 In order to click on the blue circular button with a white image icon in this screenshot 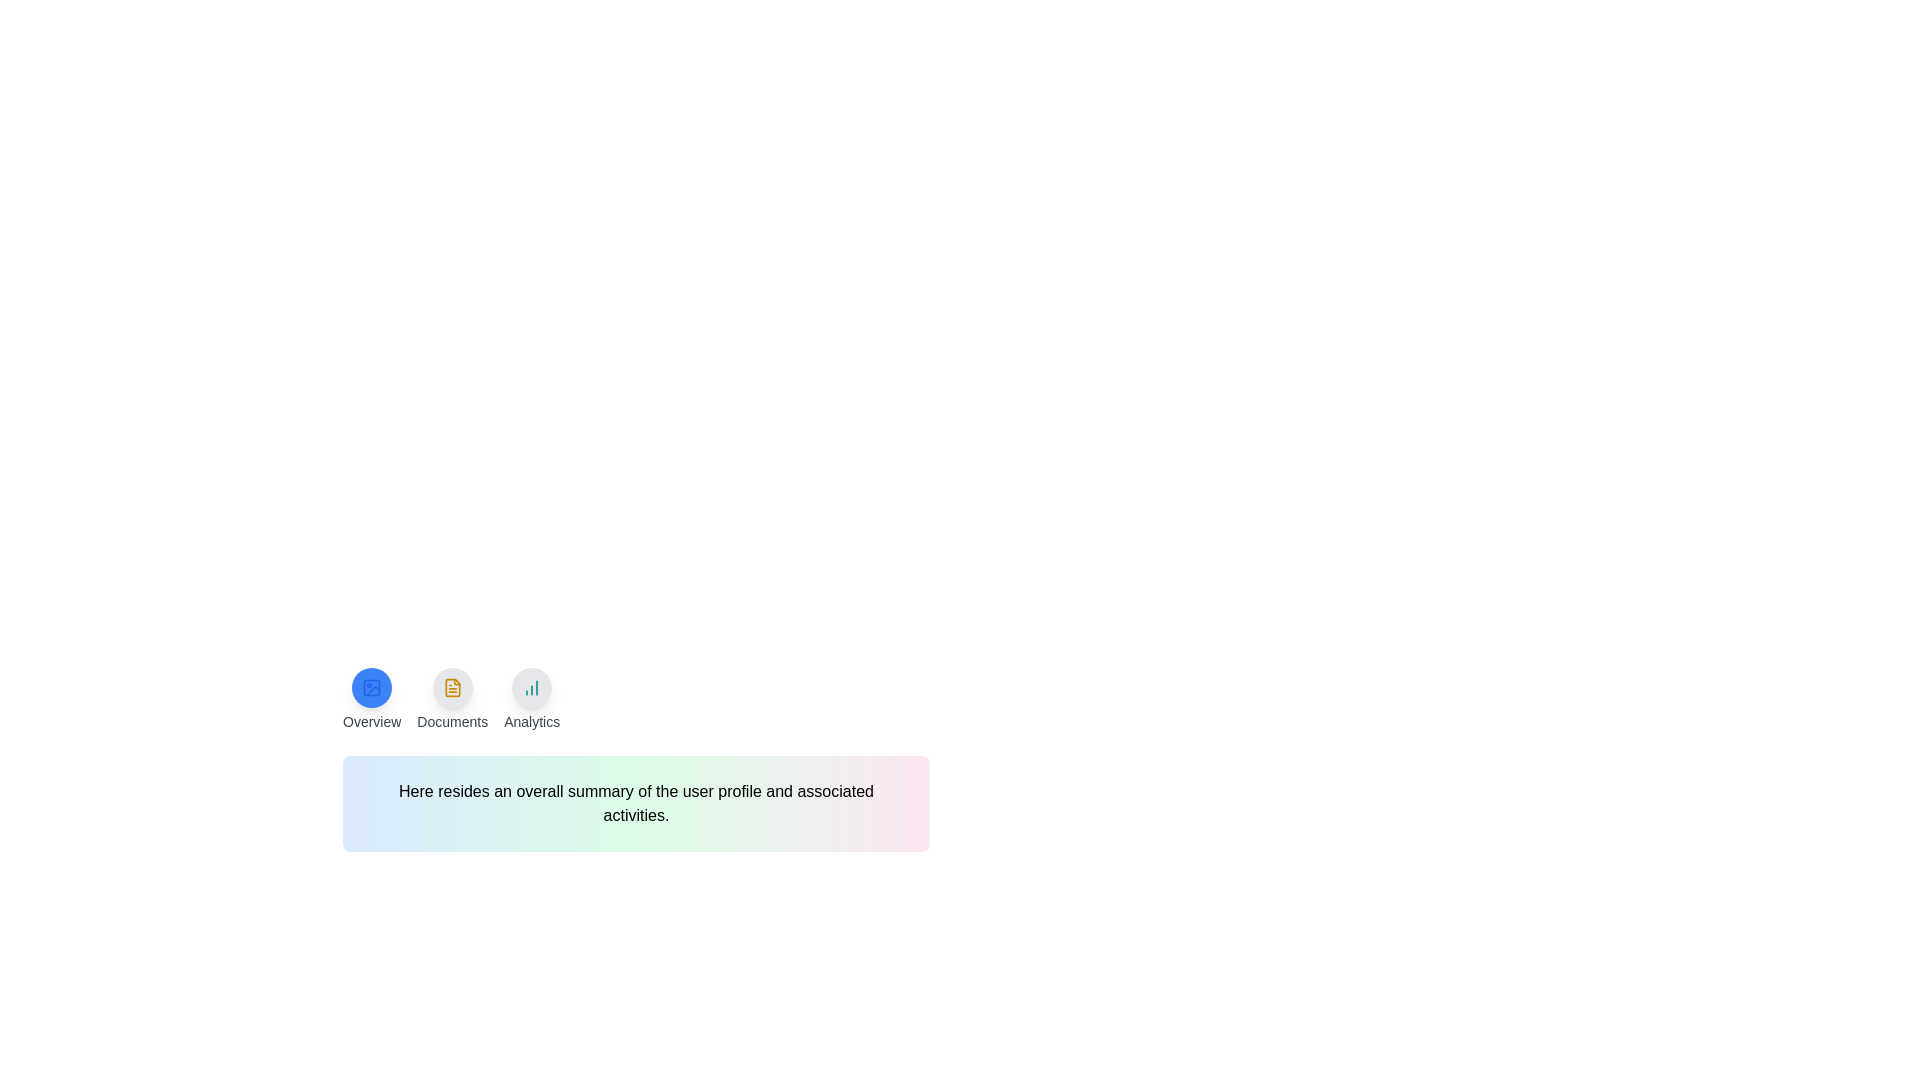, I will do `click(372, 686)`.